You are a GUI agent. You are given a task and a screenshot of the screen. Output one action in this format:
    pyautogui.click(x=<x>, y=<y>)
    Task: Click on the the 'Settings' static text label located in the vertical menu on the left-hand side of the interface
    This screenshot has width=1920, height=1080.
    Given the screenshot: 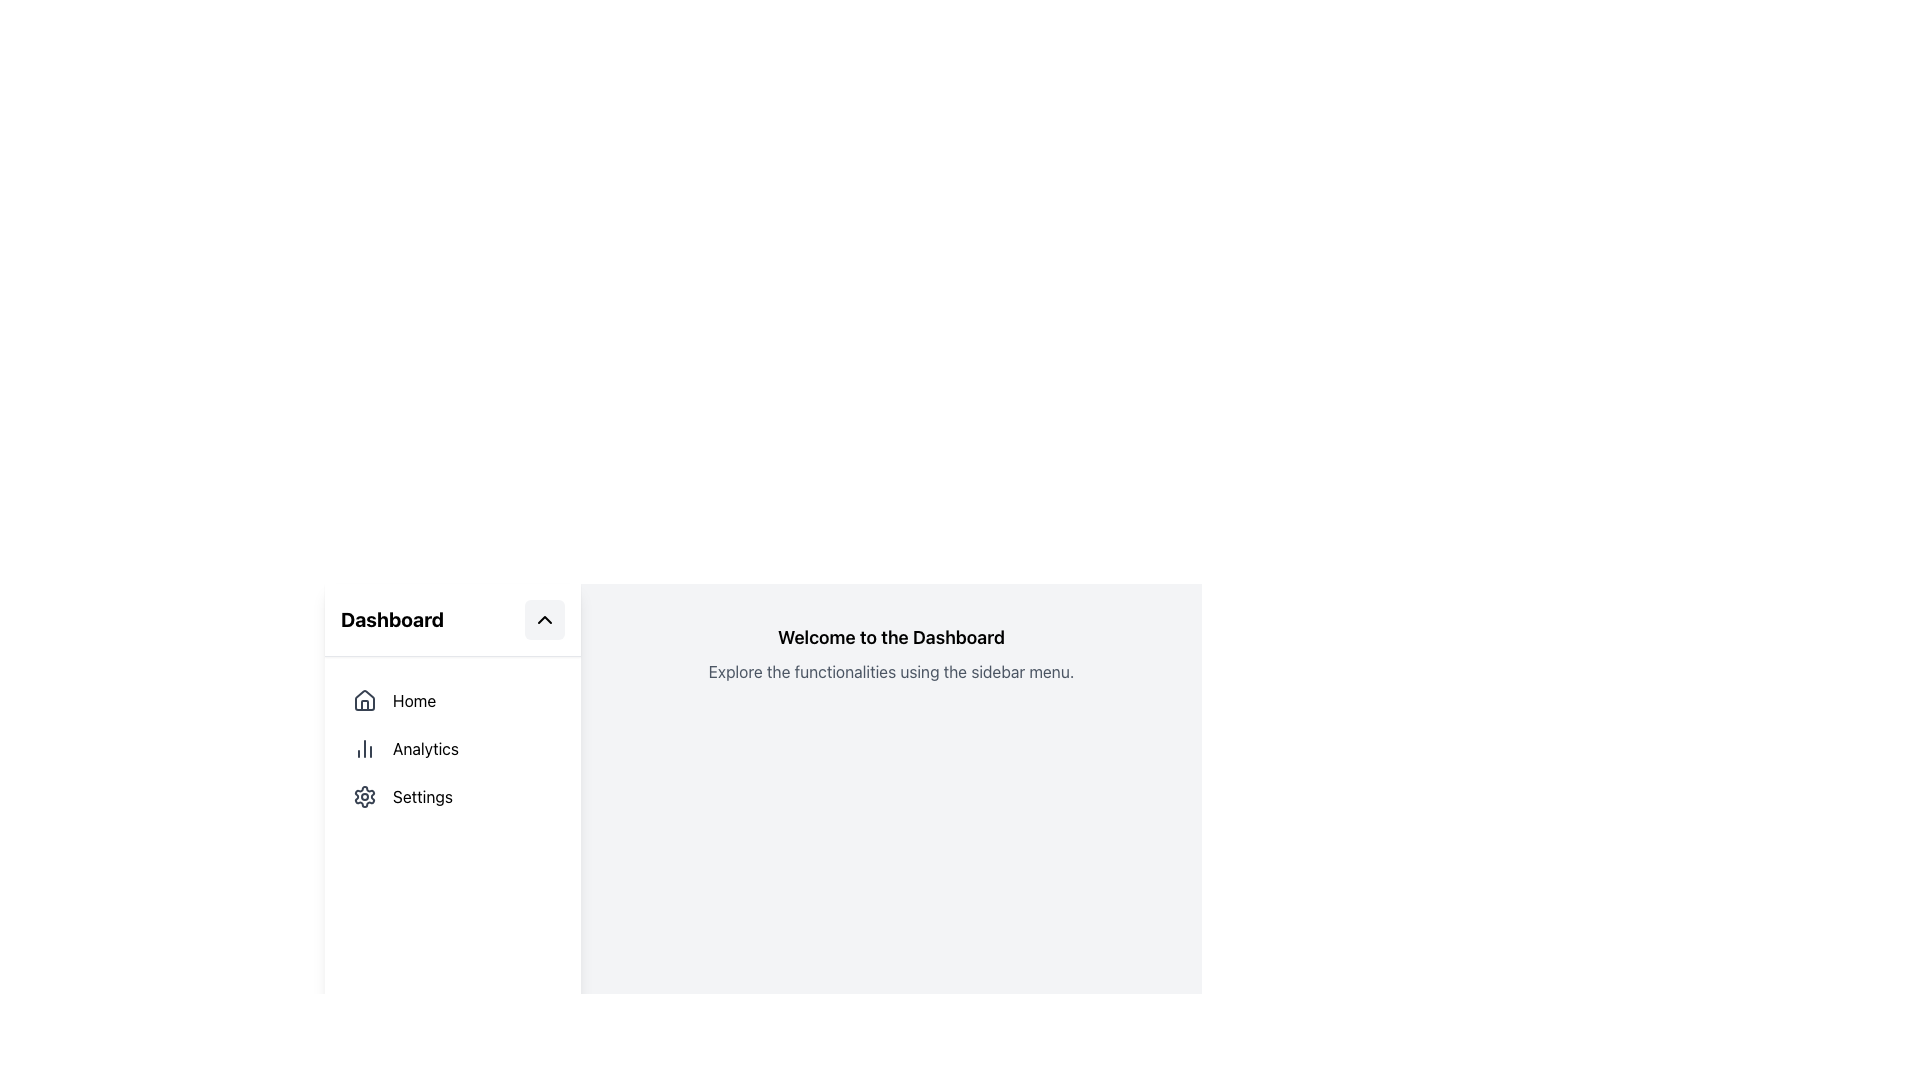 What is the action you would take?
    pyautogui.click(x=421, y=796)
    